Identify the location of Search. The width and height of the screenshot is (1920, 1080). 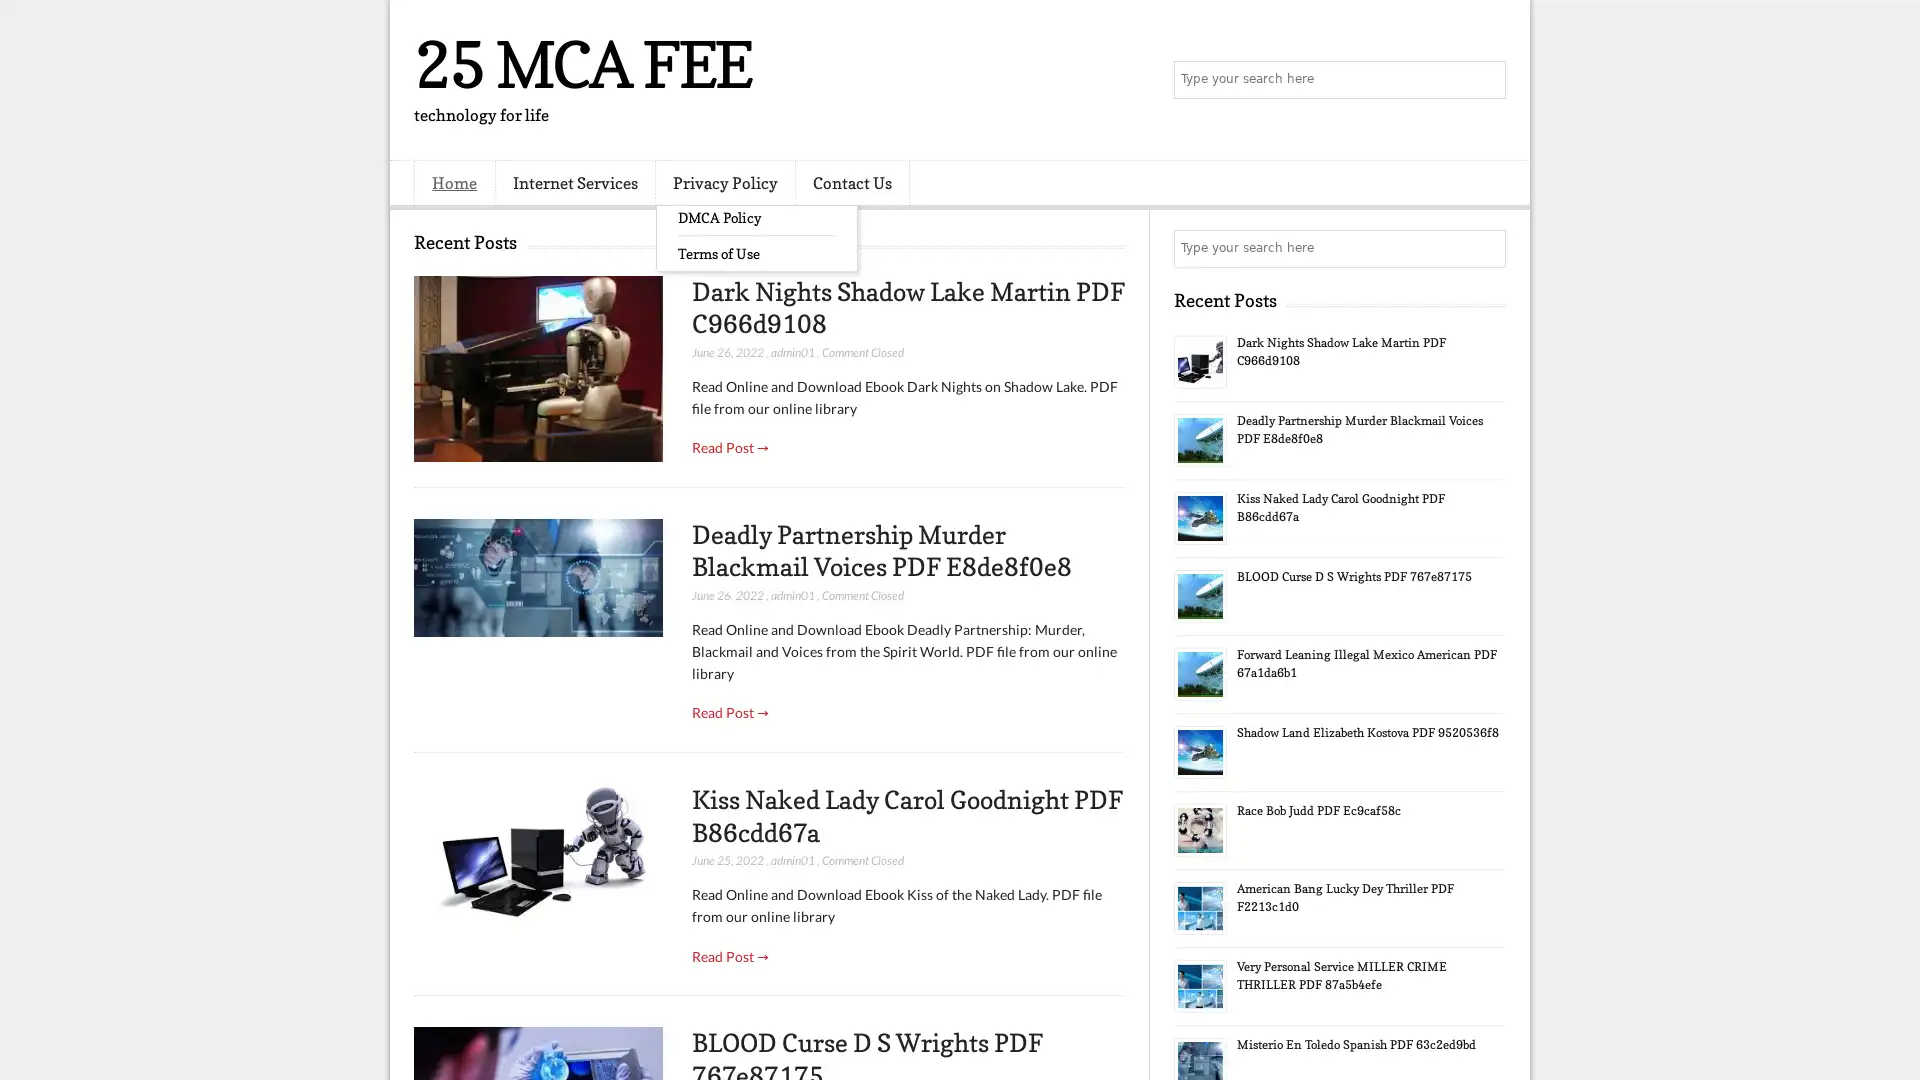
(1485, 248).